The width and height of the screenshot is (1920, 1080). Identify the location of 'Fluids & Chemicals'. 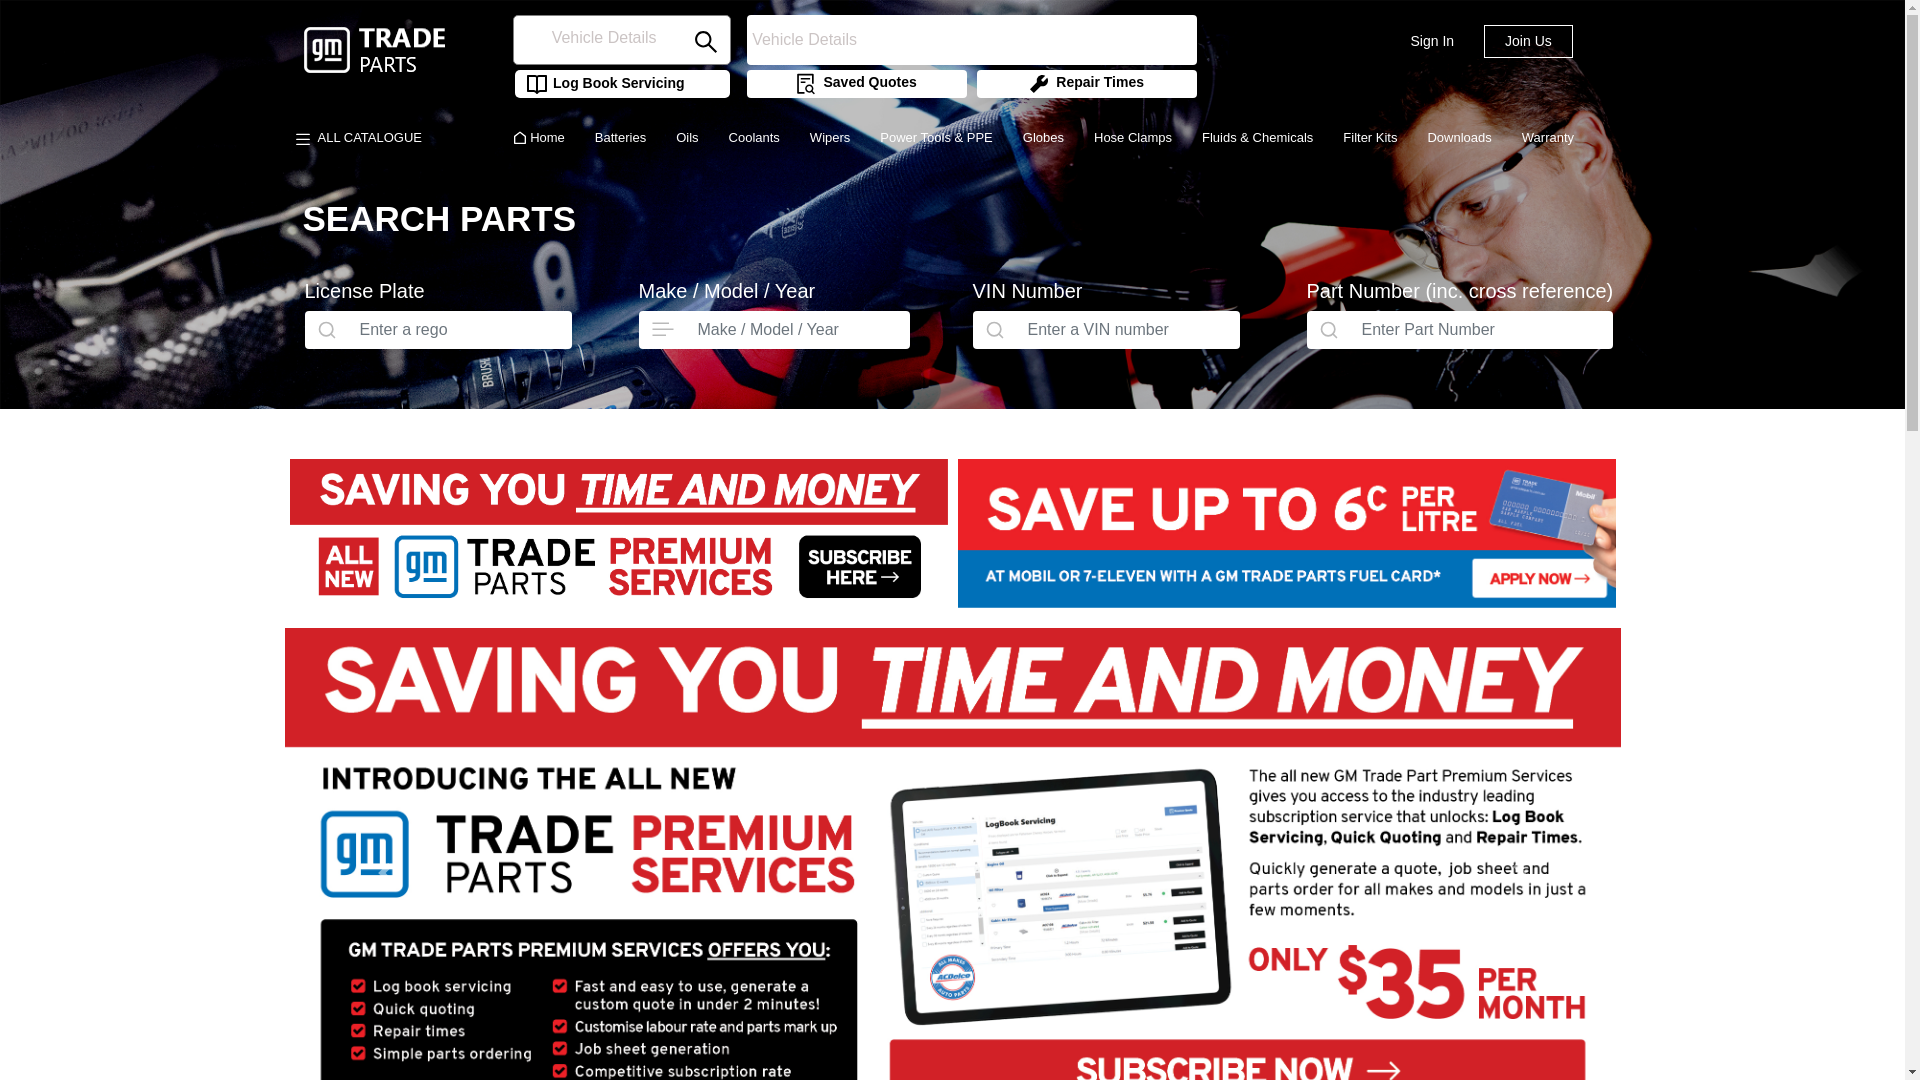
(1256, 137).